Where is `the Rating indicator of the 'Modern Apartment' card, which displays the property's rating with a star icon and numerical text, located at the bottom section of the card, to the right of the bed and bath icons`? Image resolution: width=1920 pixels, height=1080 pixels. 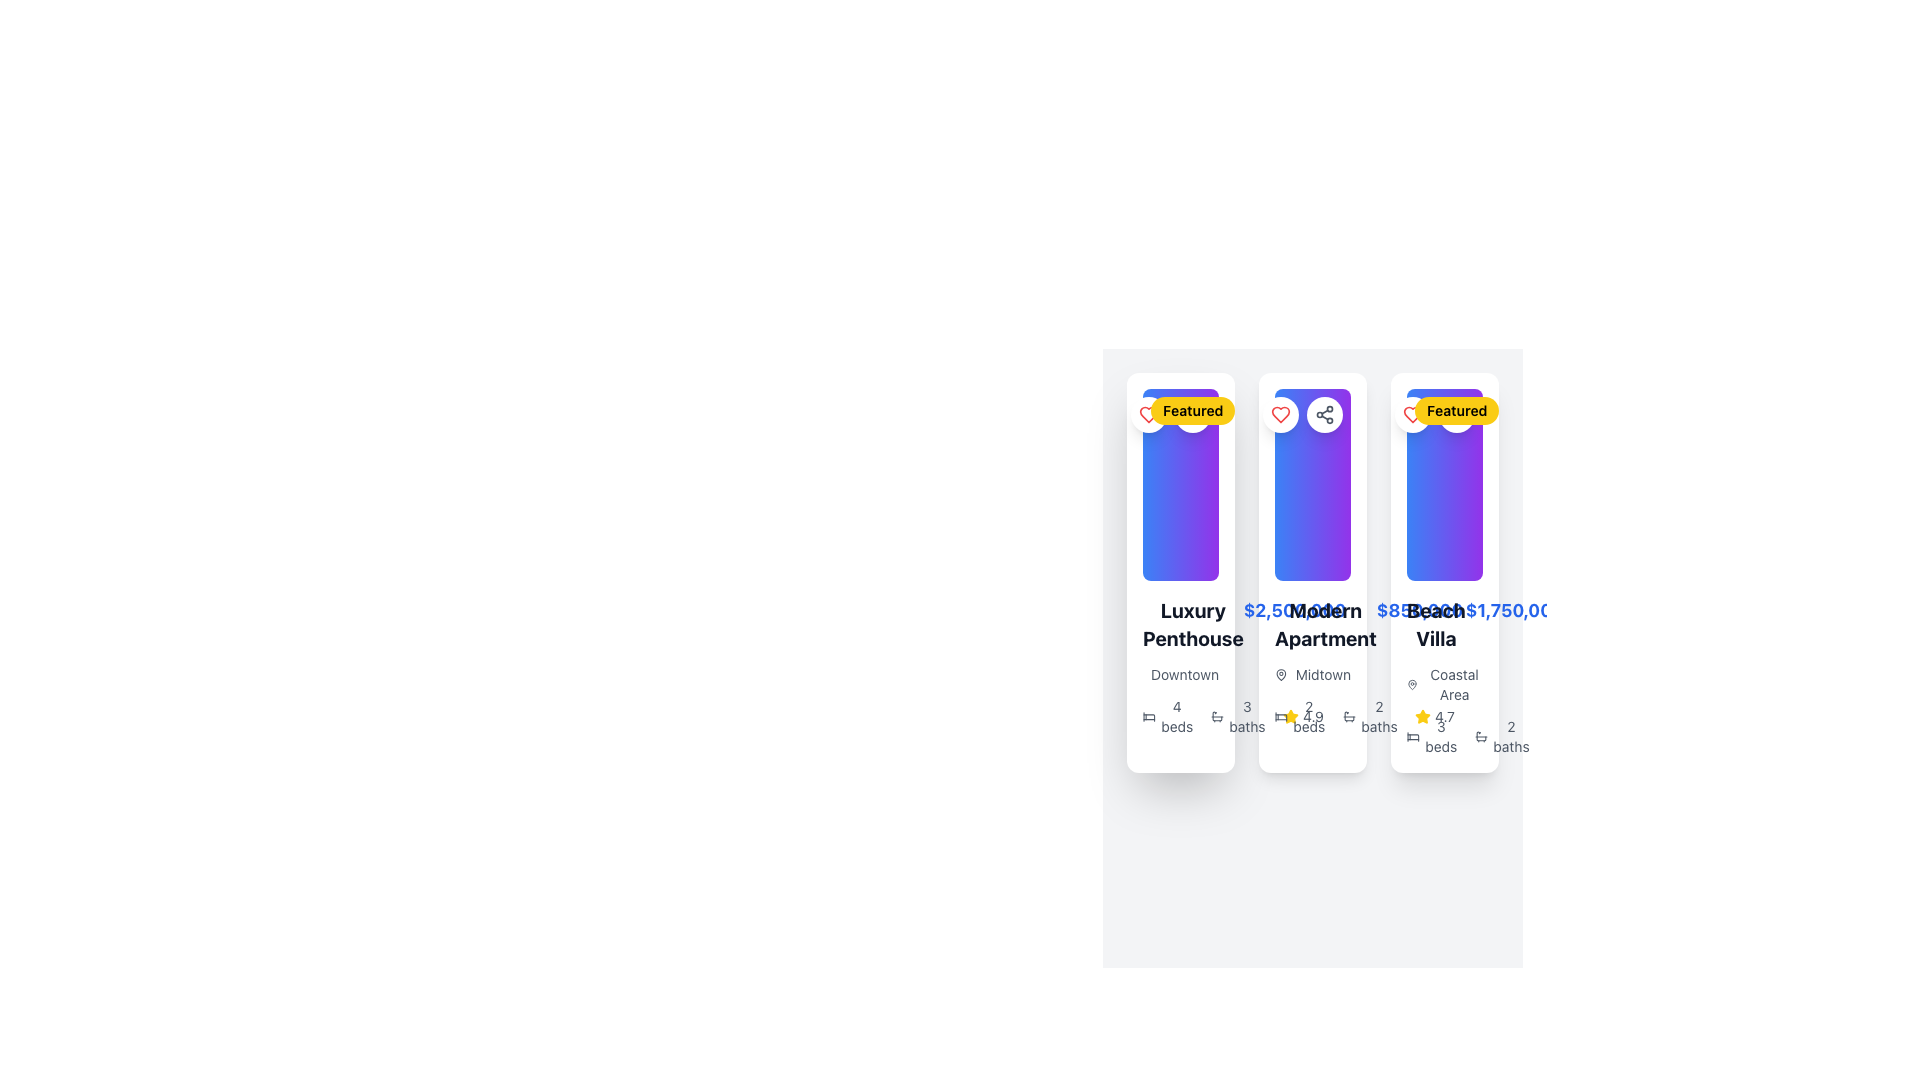
the Rating indicator of the 'Modern Apartment' card, which displays the property's rating with a star icon and numerical text, located at the bottom section of the card, to the right of the bed and bath icons is located at coordinates (1303, 716).